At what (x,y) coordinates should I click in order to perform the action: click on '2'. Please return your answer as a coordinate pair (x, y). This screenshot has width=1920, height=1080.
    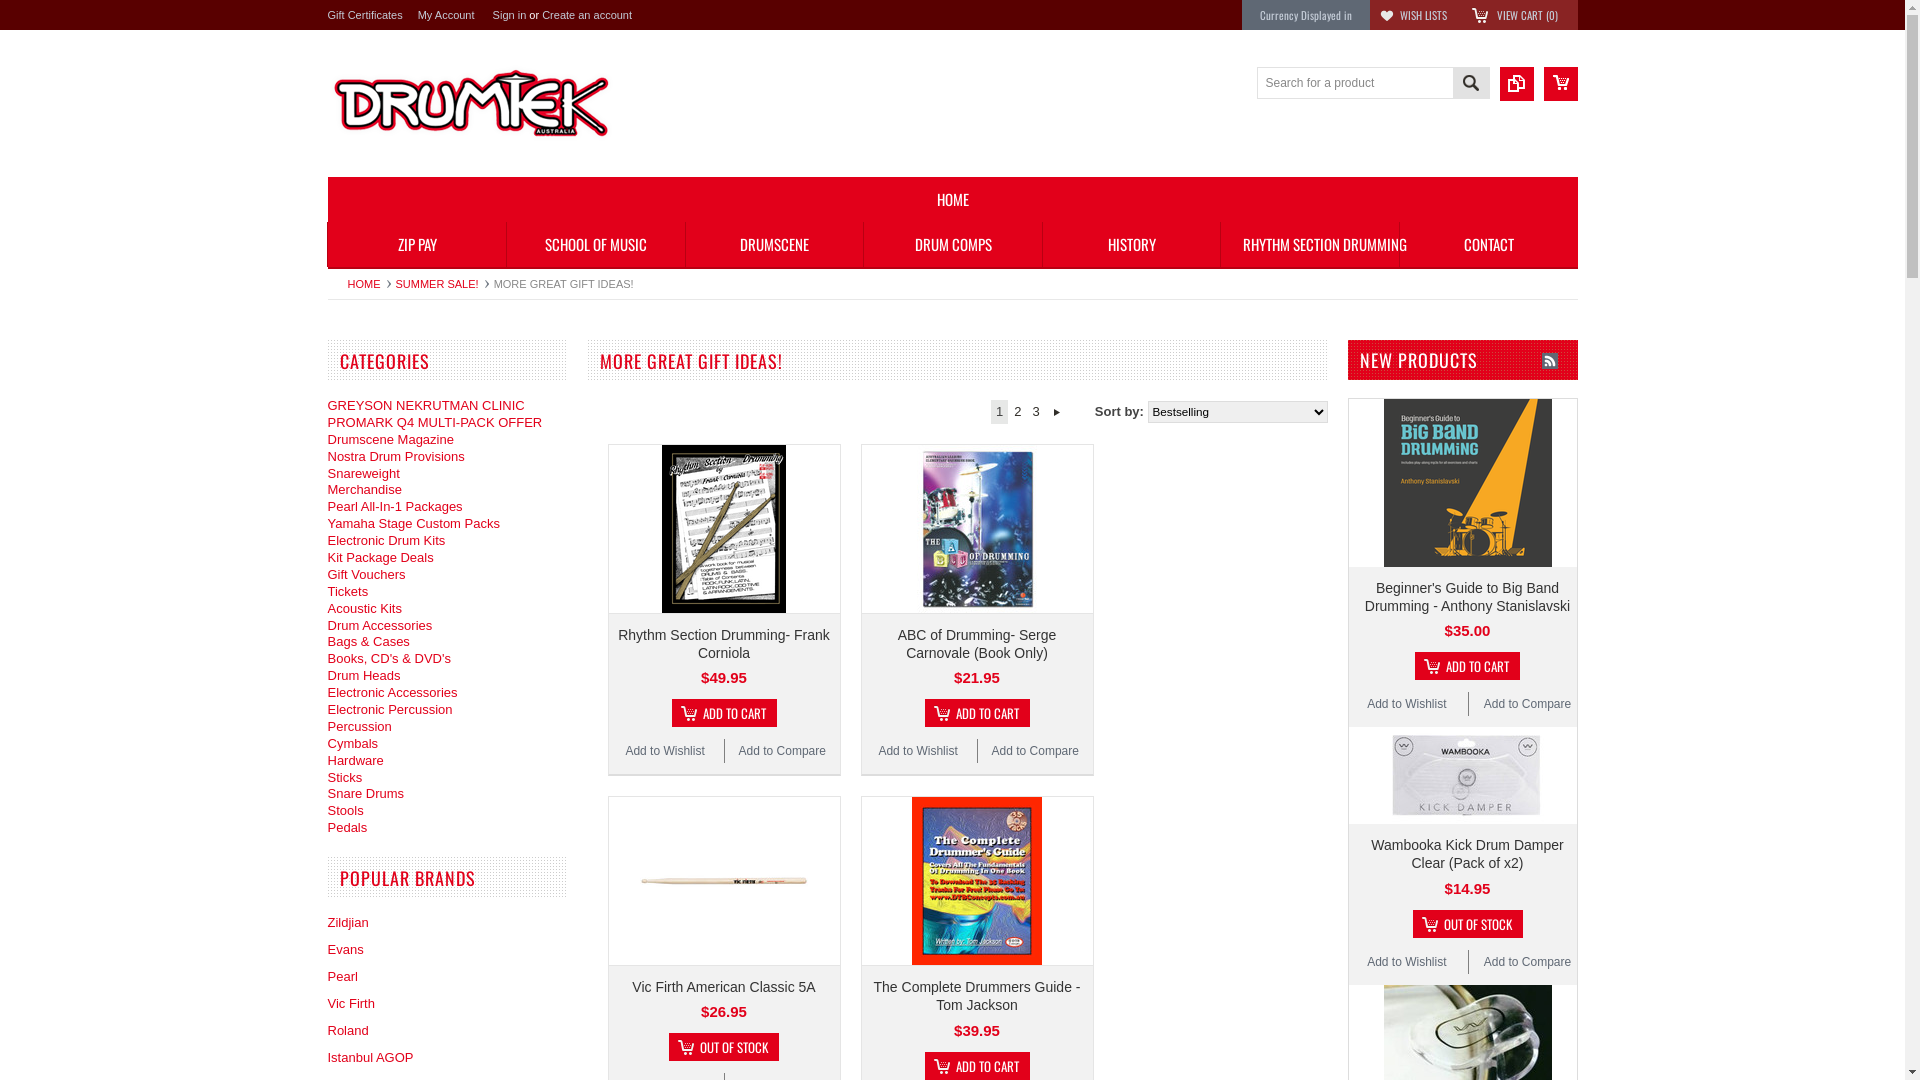
    Looking at the image, I should click on (1017, 411).